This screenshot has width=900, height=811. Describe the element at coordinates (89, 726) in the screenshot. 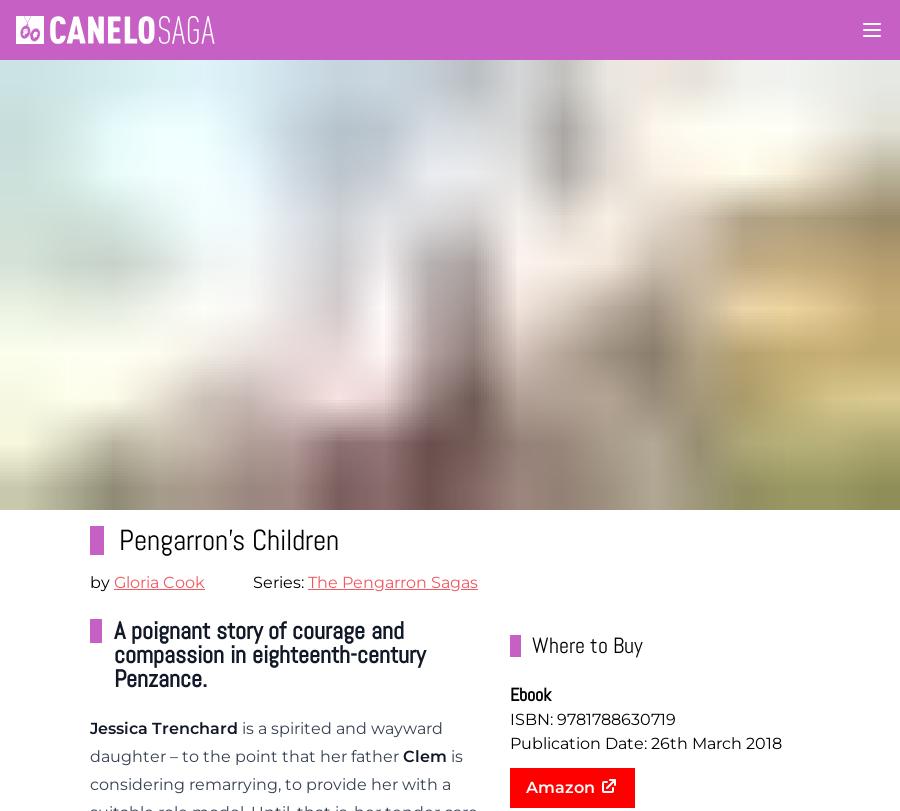

I see `'Jessica Trenchard'` at that location.